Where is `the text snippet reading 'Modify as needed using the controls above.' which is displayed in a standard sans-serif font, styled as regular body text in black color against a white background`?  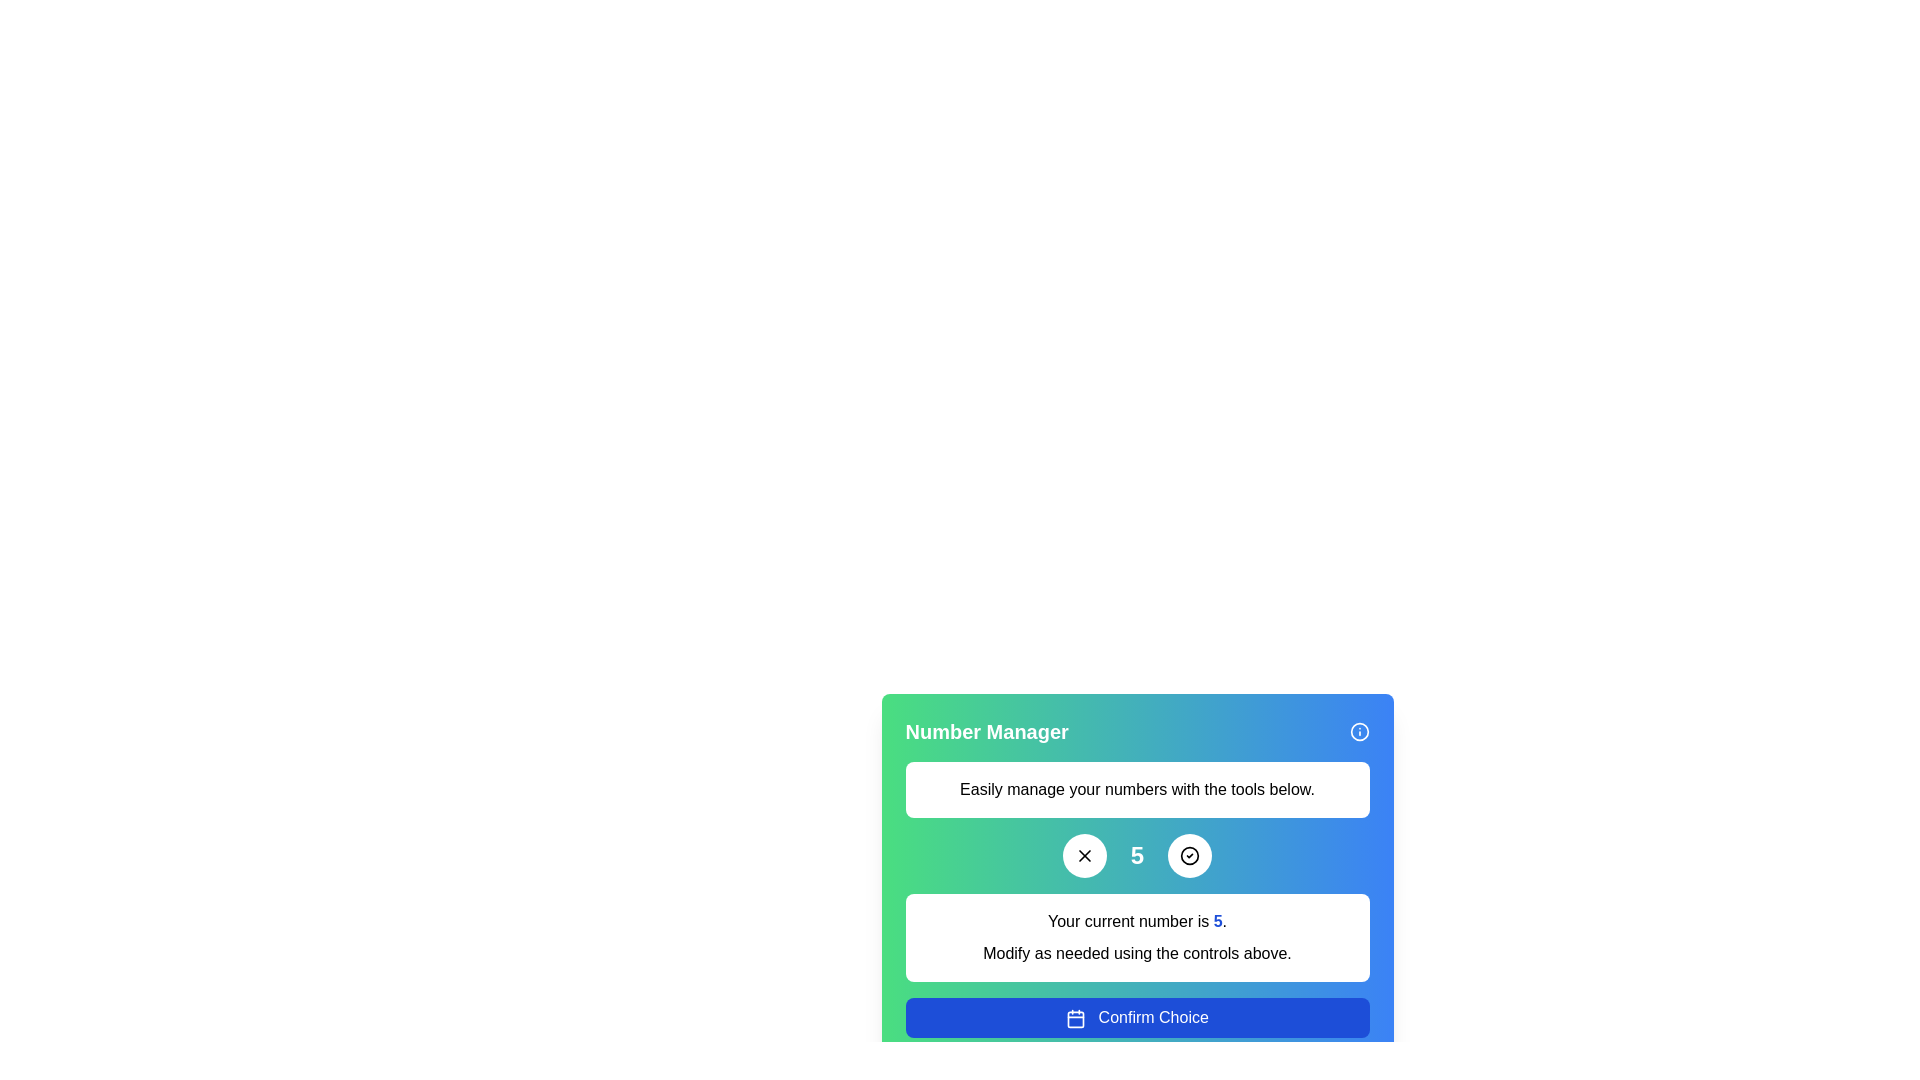 the text snippet reading 'Modify as needed using the controls above.' which is displayed in a standard sans-serif font, styled as regular body text in black color against a white background is located at coordinates (1137, 952).